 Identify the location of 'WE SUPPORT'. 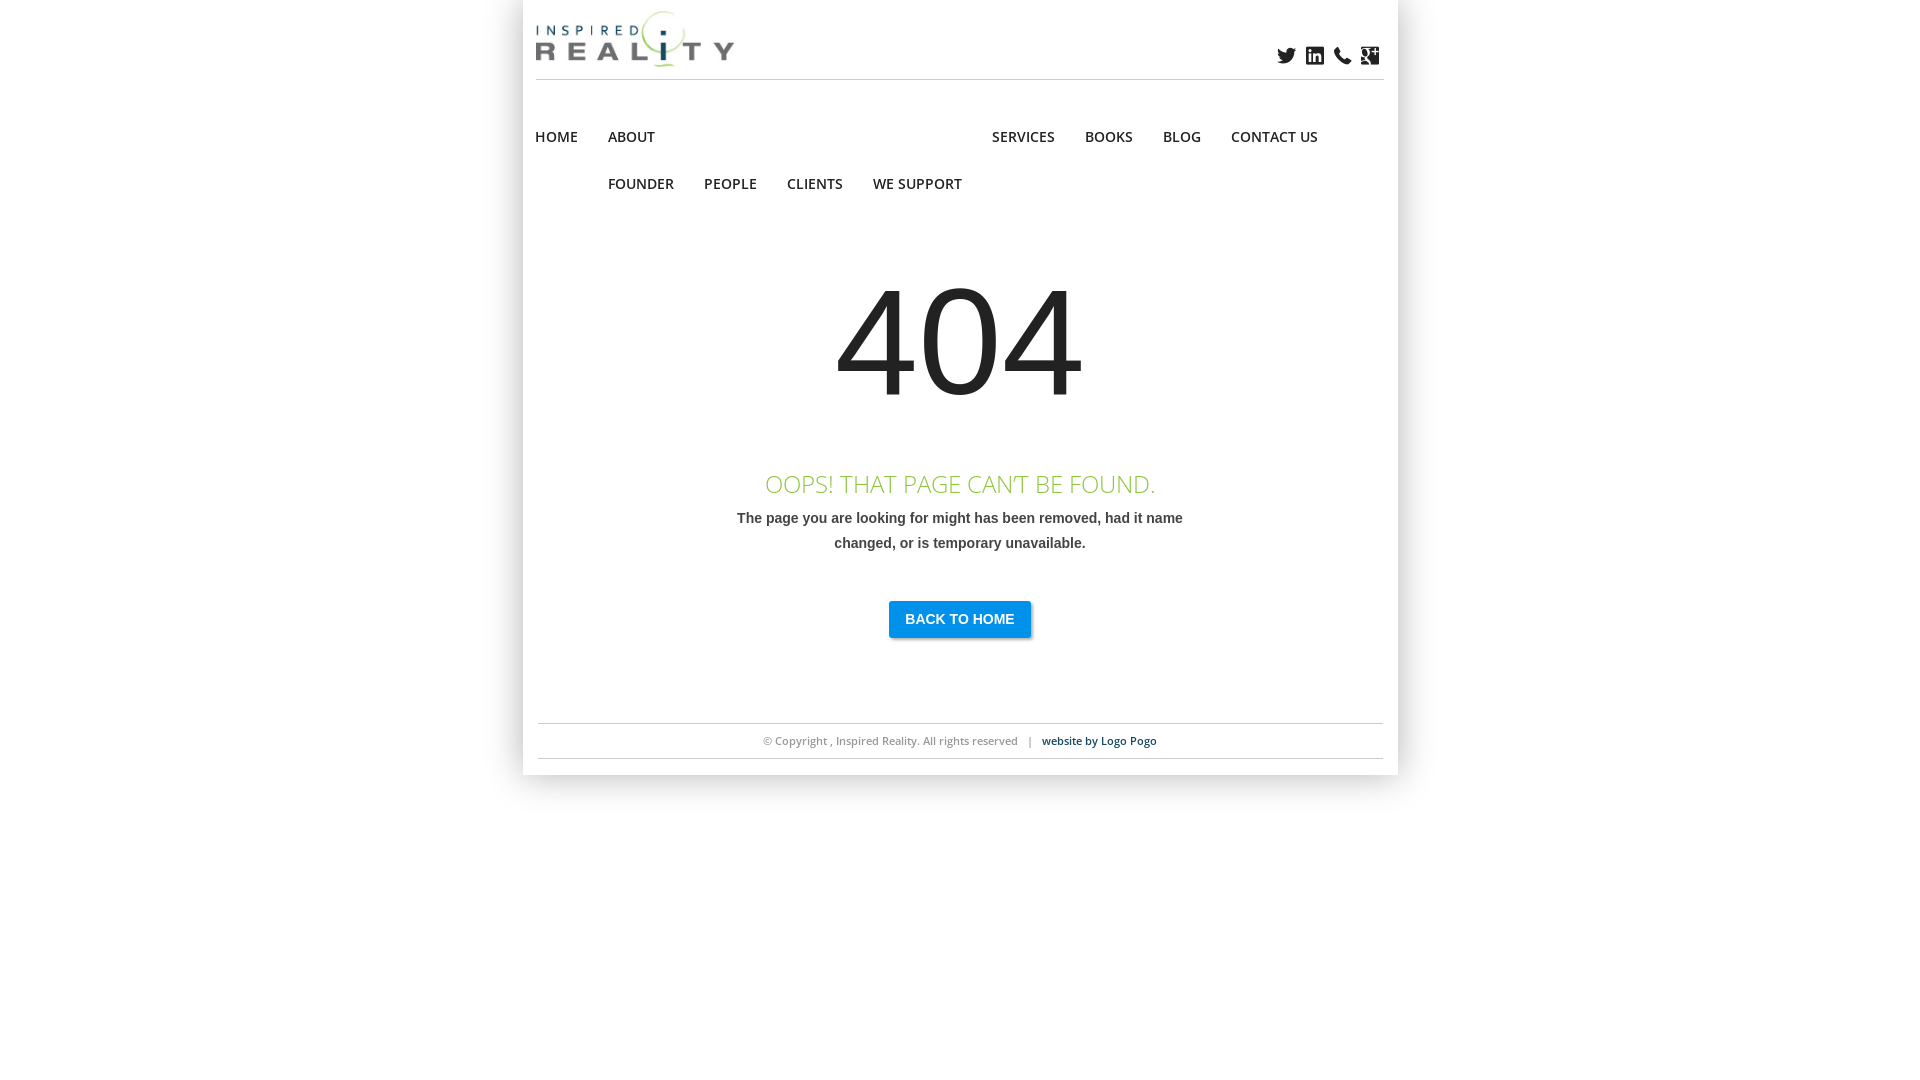
(916, 183).